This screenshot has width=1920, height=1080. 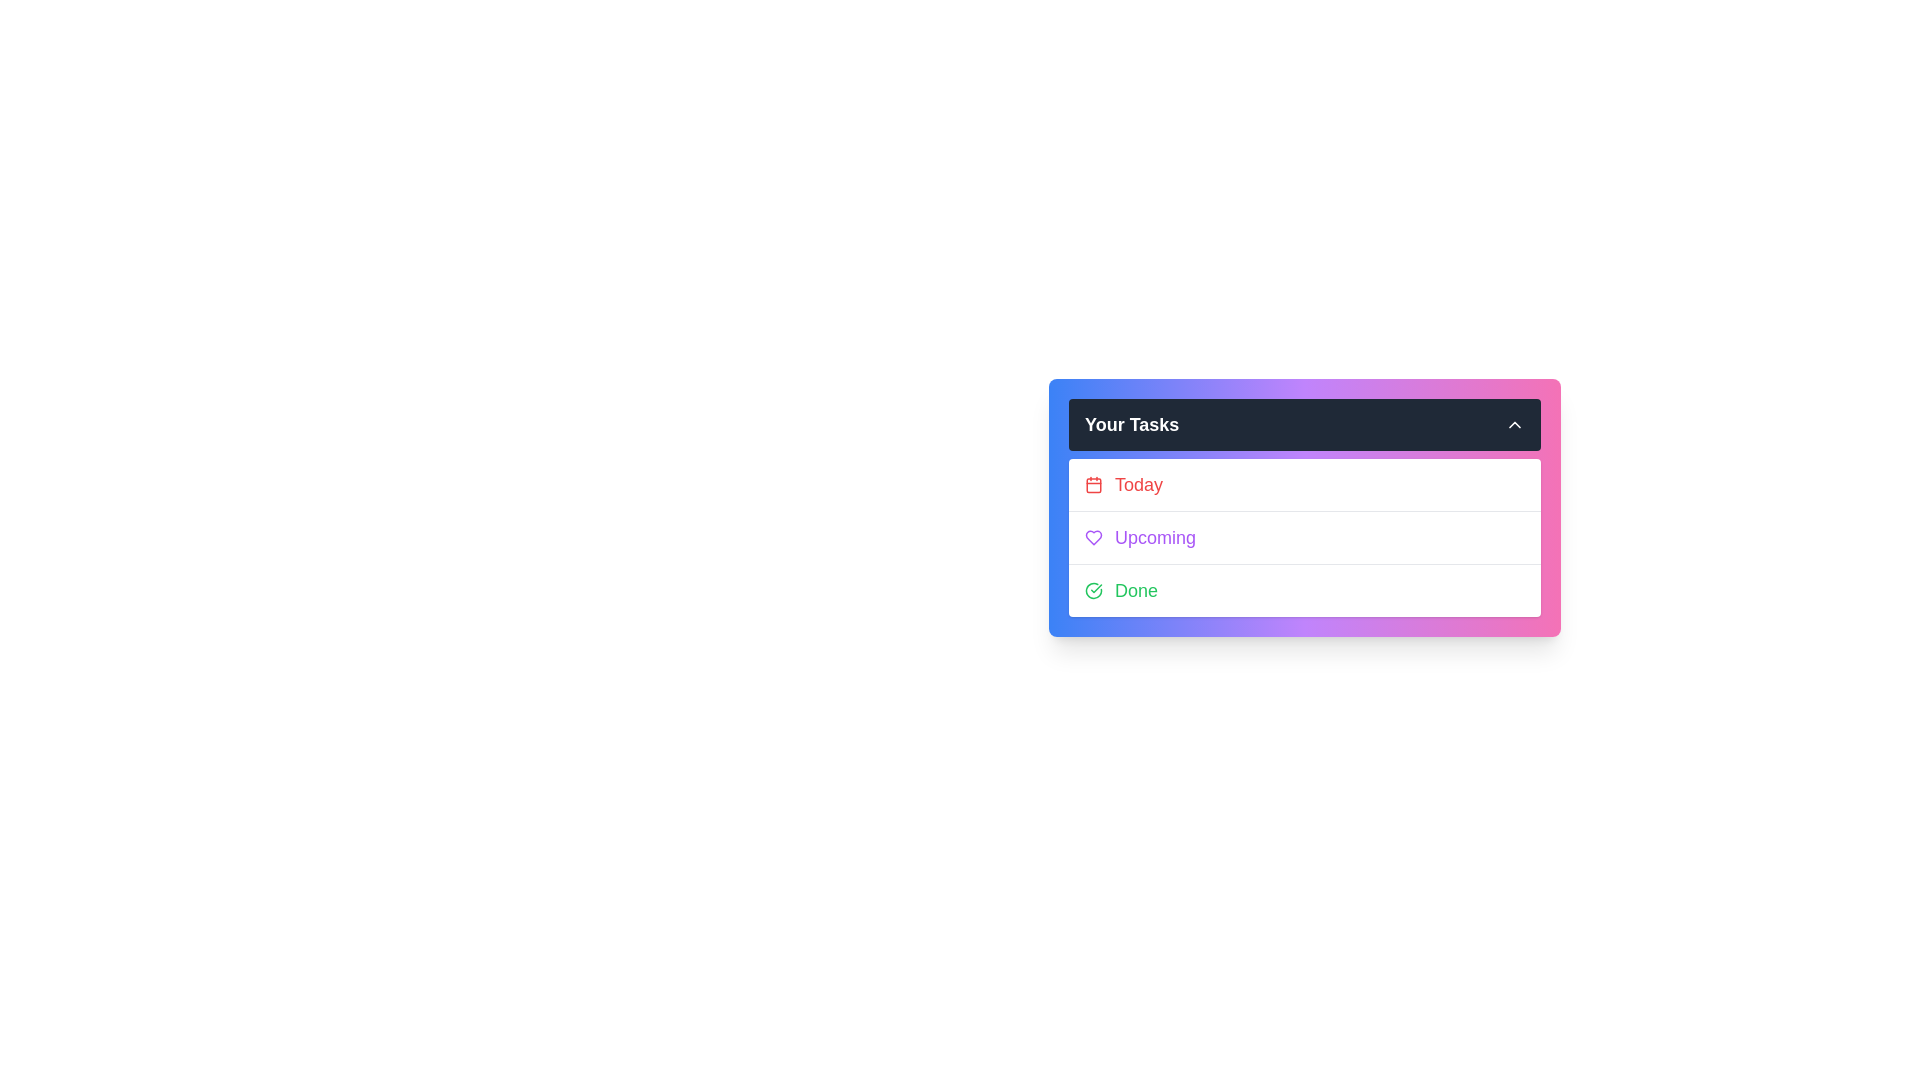 I want to click on toggle button to collapse the menu, so click(x=1515, y=423).